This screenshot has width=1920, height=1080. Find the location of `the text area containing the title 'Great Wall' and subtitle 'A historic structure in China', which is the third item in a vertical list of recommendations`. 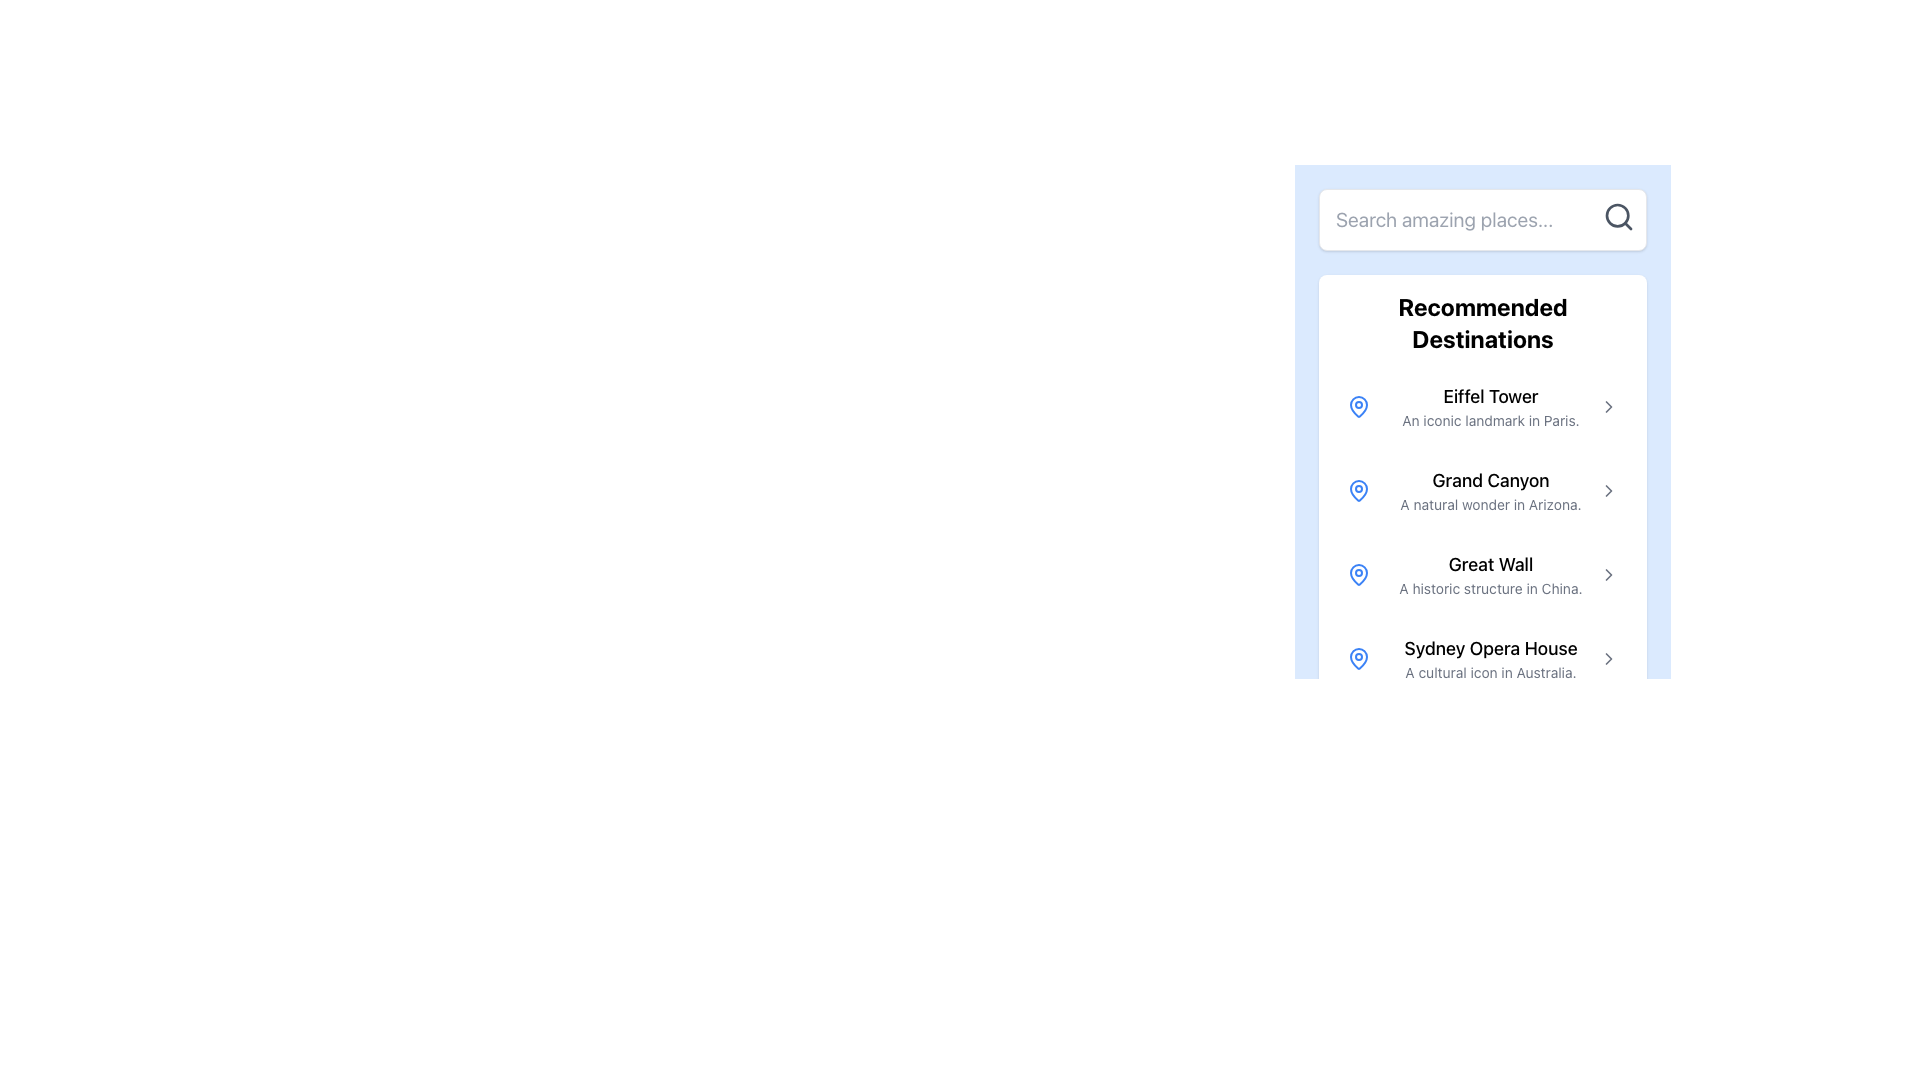

the text area containing the title 'Great Wall' and subtitle 'A historic structure in China', which is the third item in a vertical list of recommendations is located at coordinates (1491, 574).